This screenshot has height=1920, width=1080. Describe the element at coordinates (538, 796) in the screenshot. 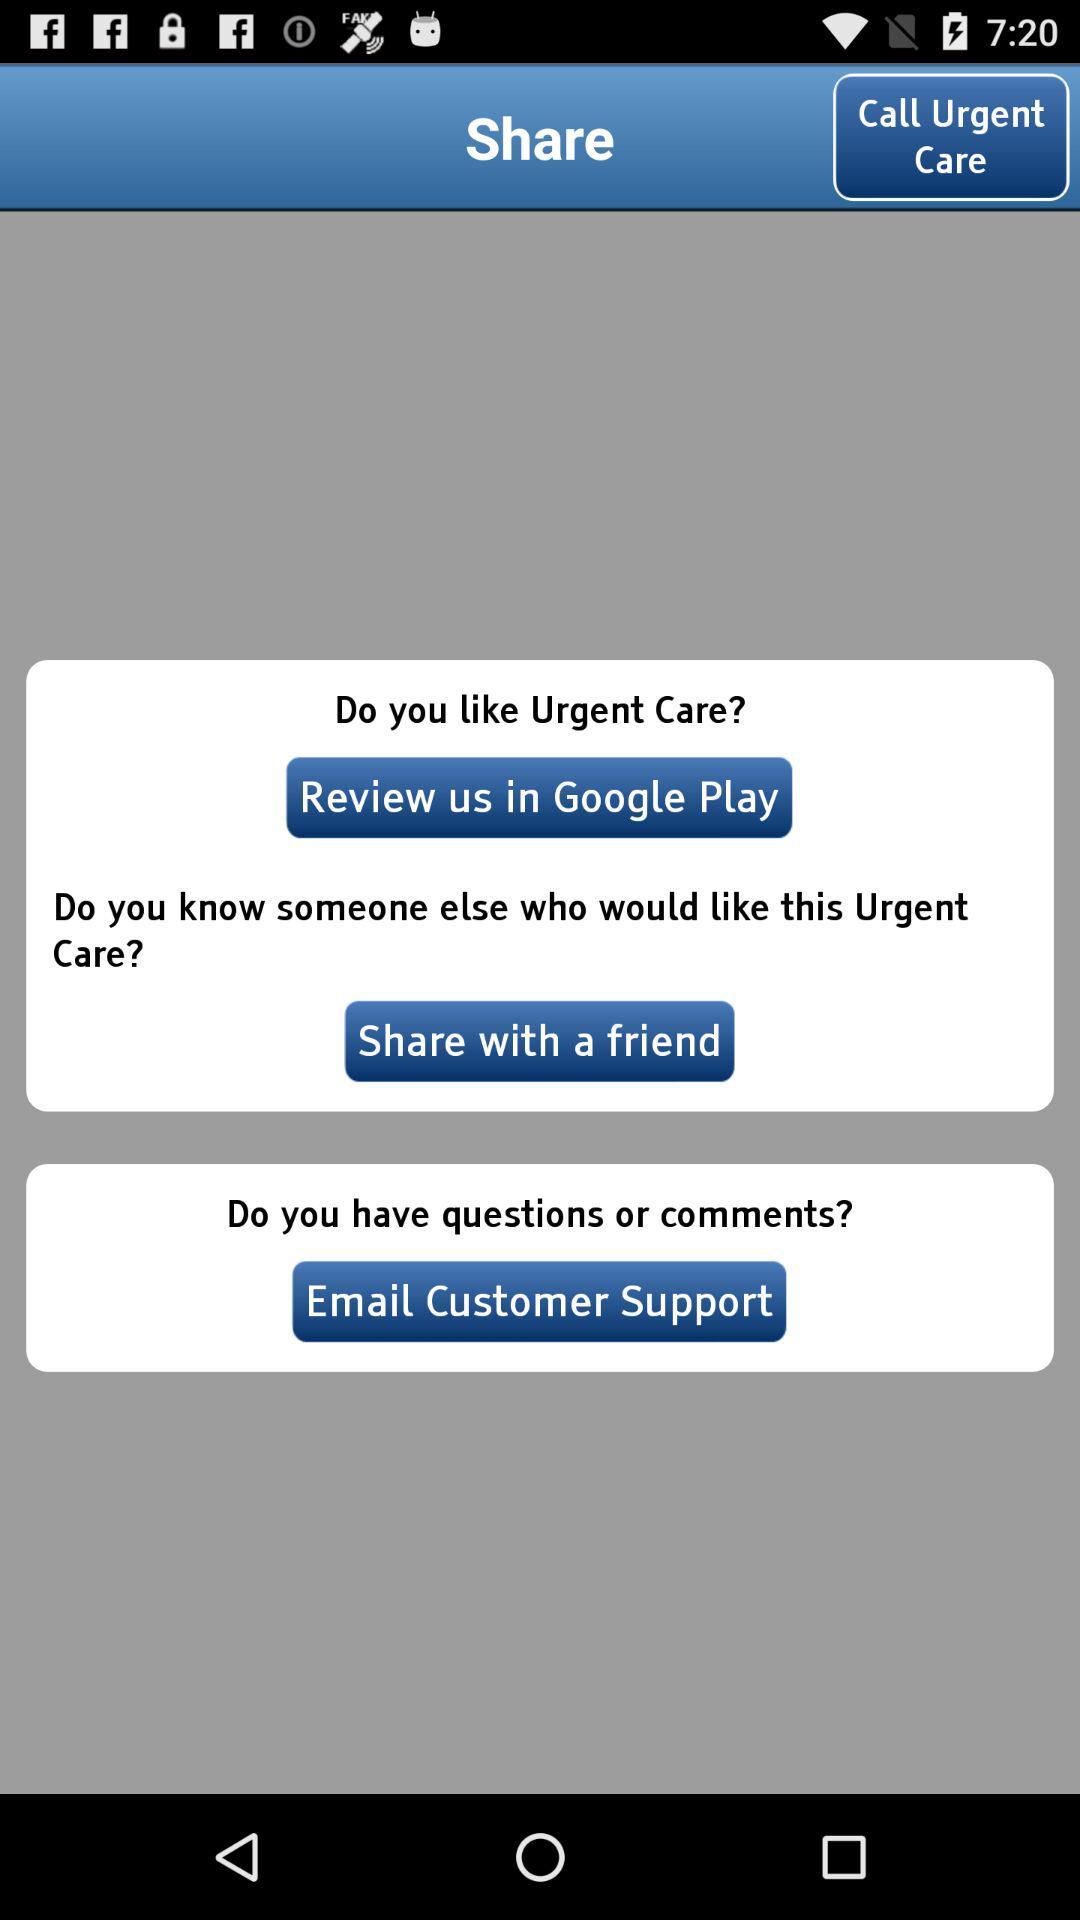

I see `the item above the do you know item` at that location.